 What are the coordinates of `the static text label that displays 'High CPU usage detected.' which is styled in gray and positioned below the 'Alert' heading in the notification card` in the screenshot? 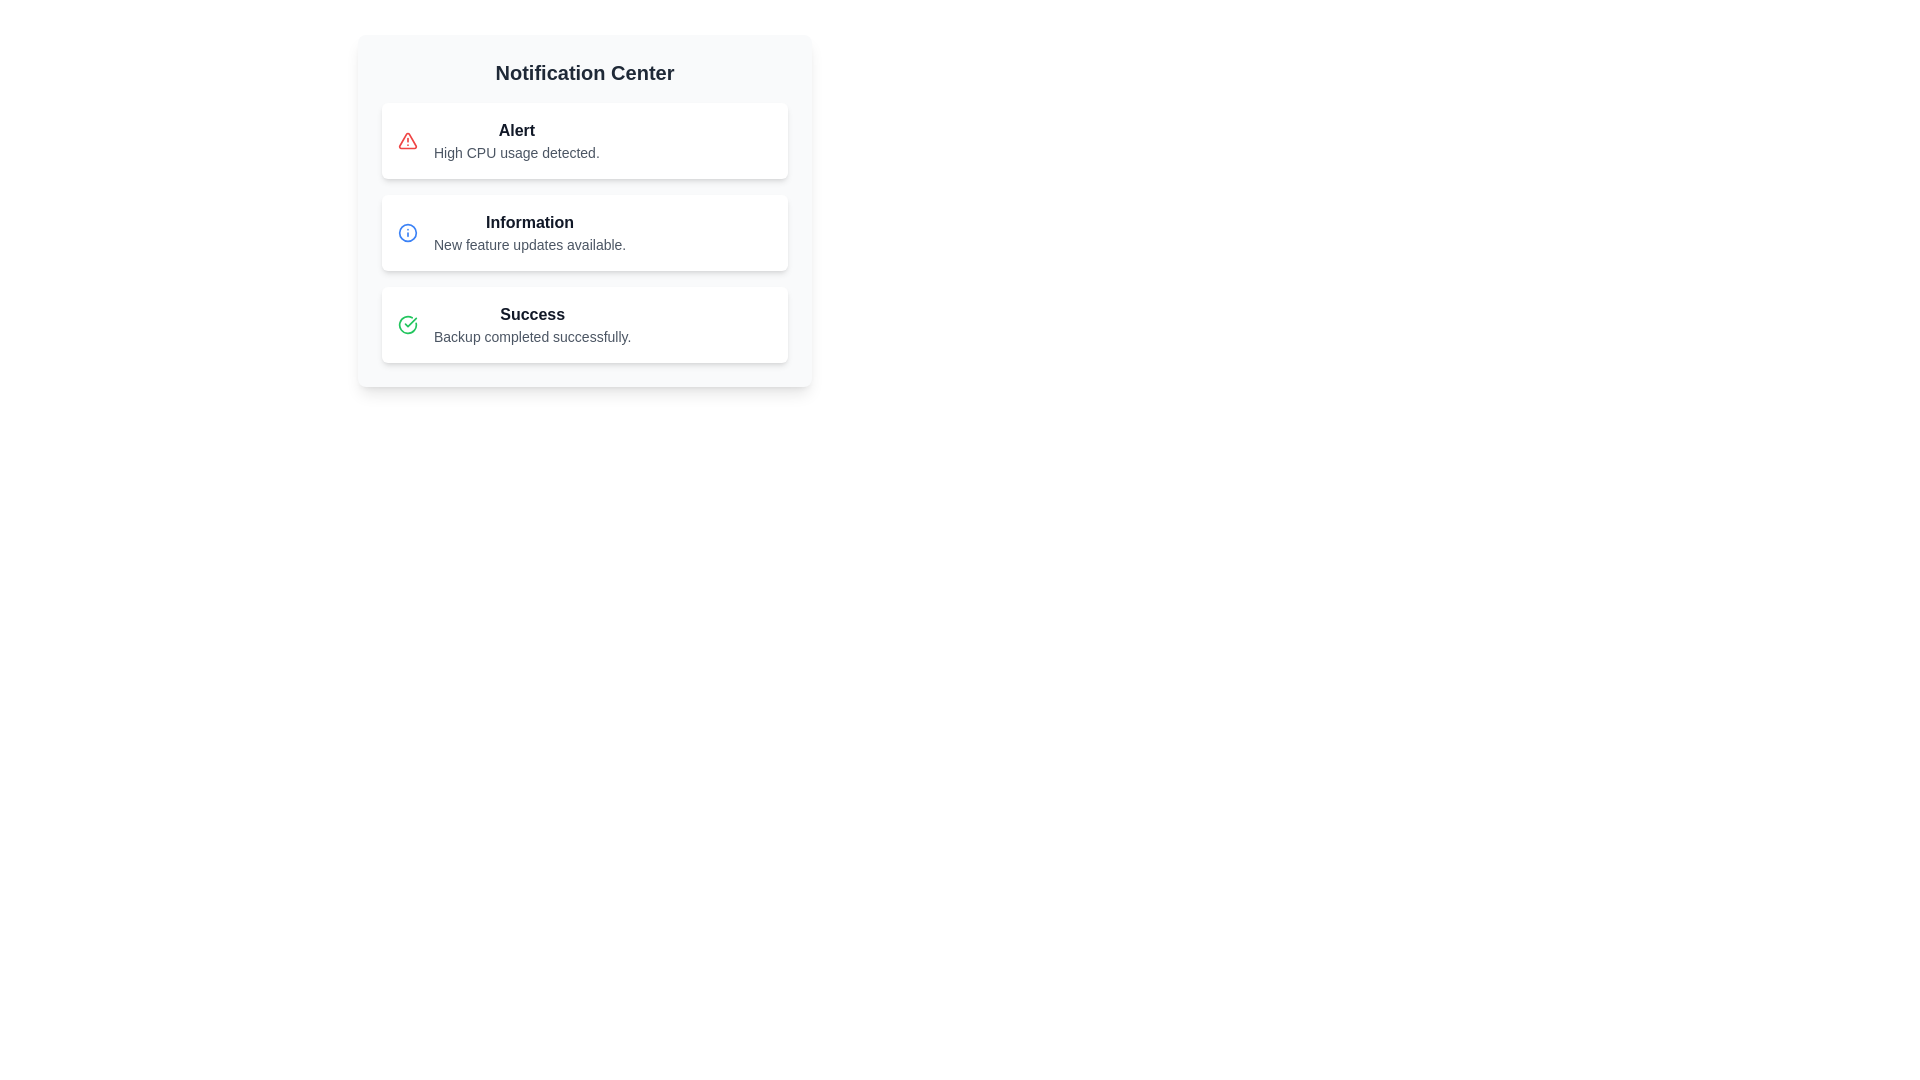 It's located at (516, 152).